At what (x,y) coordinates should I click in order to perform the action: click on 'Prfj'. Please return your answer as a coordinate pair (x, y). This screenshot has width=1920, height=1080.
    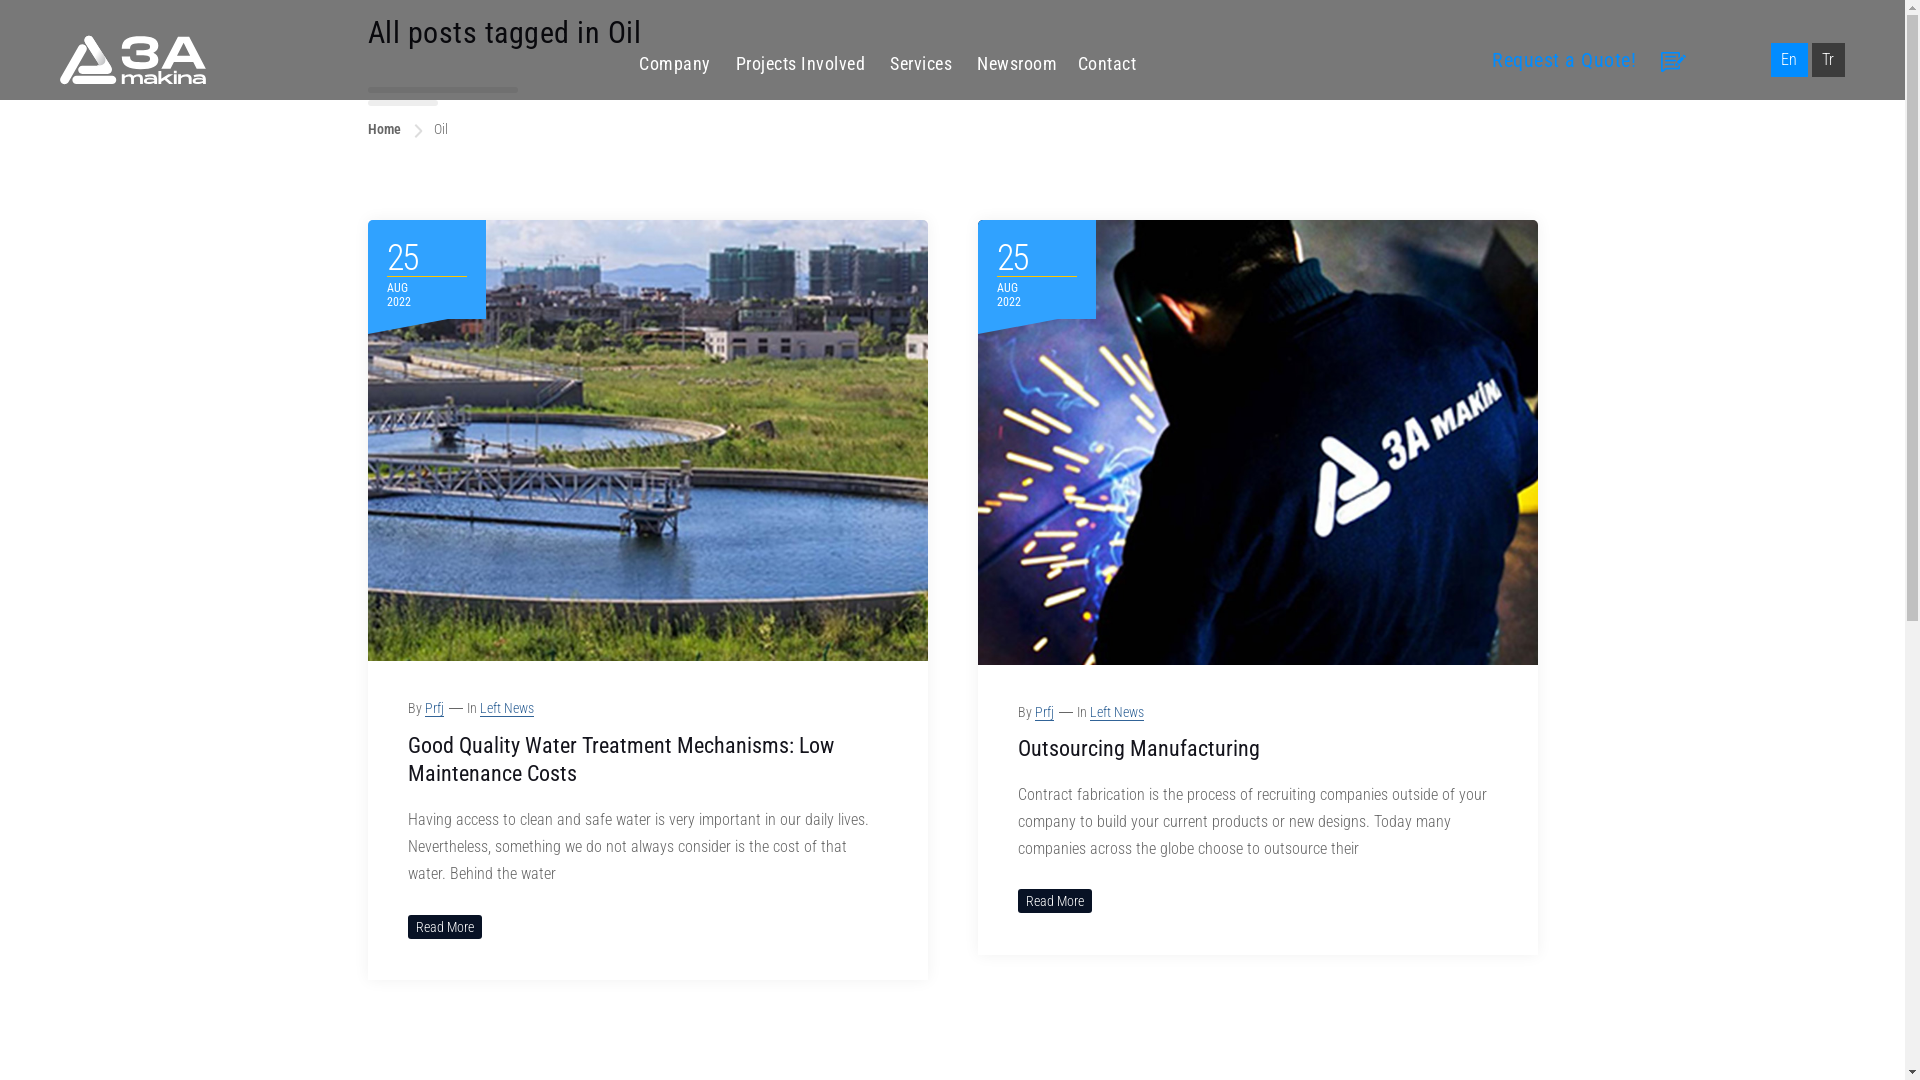
    Looking at the image, I should click on (432, 707).